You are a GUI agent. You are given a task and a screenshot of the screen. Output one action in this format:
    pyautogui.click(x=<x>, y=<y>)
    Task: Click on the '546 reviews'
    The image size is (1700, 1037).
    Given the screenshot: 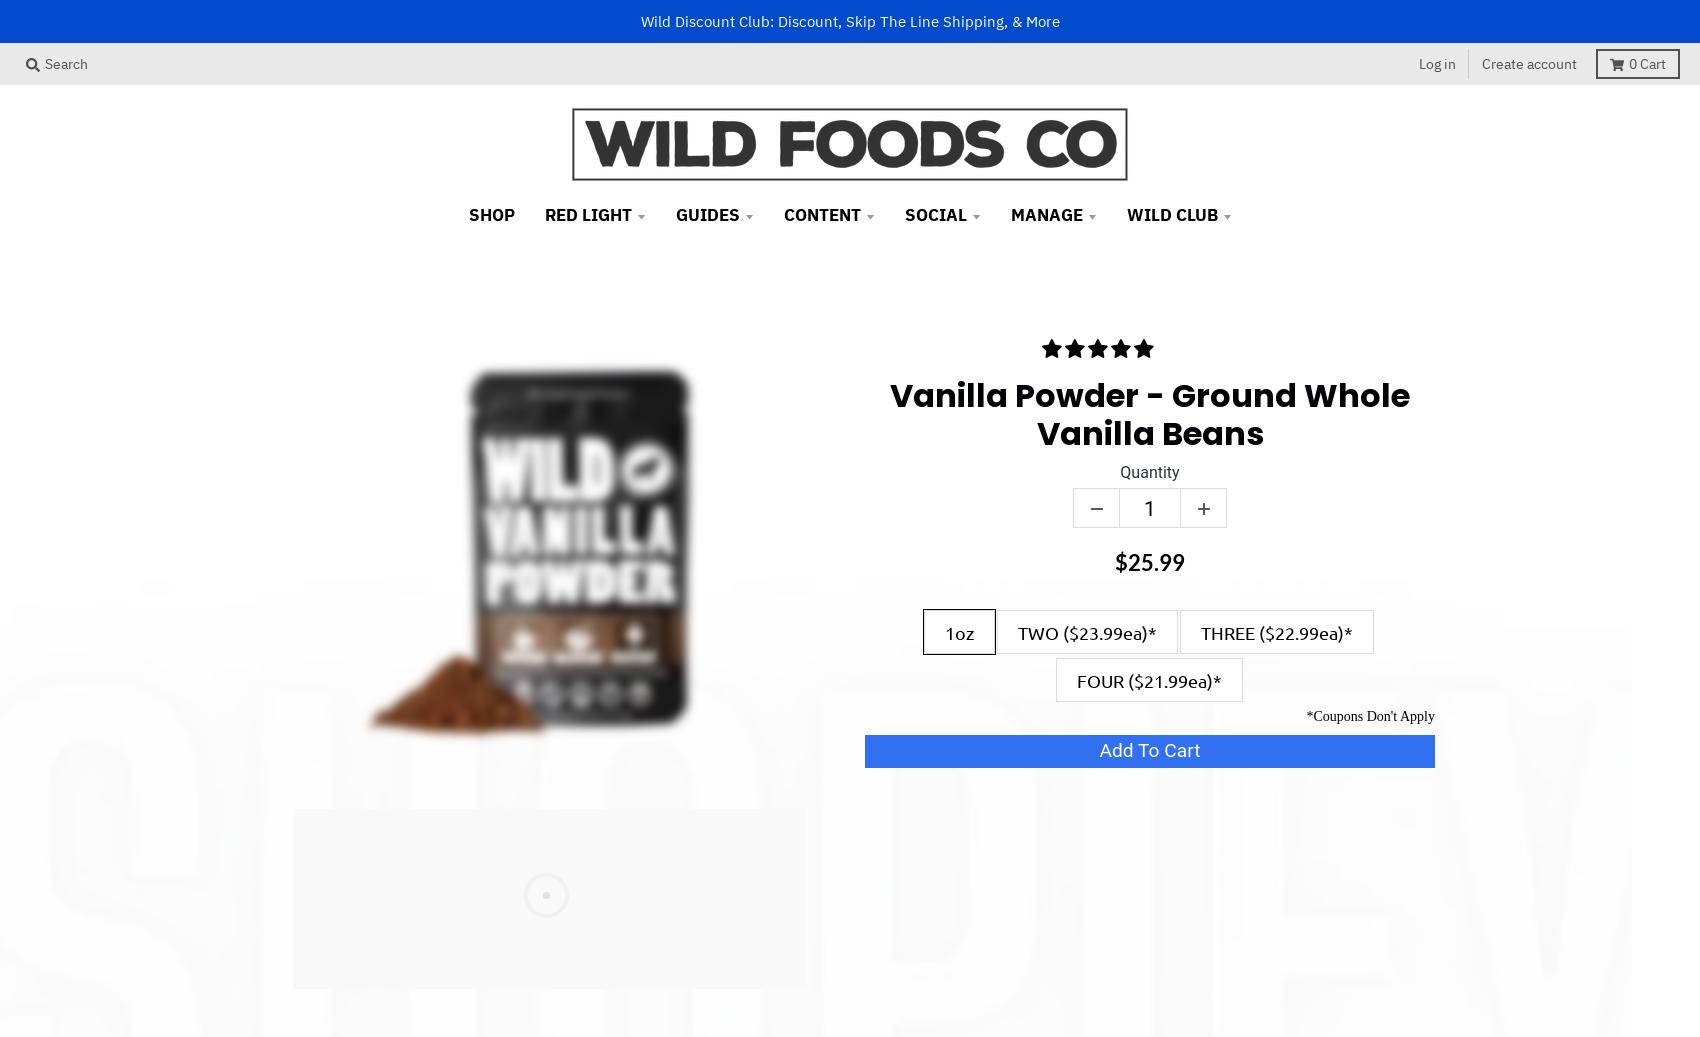 What is the action you would take?
    pyautogui.click(x=1157, y=348)
    